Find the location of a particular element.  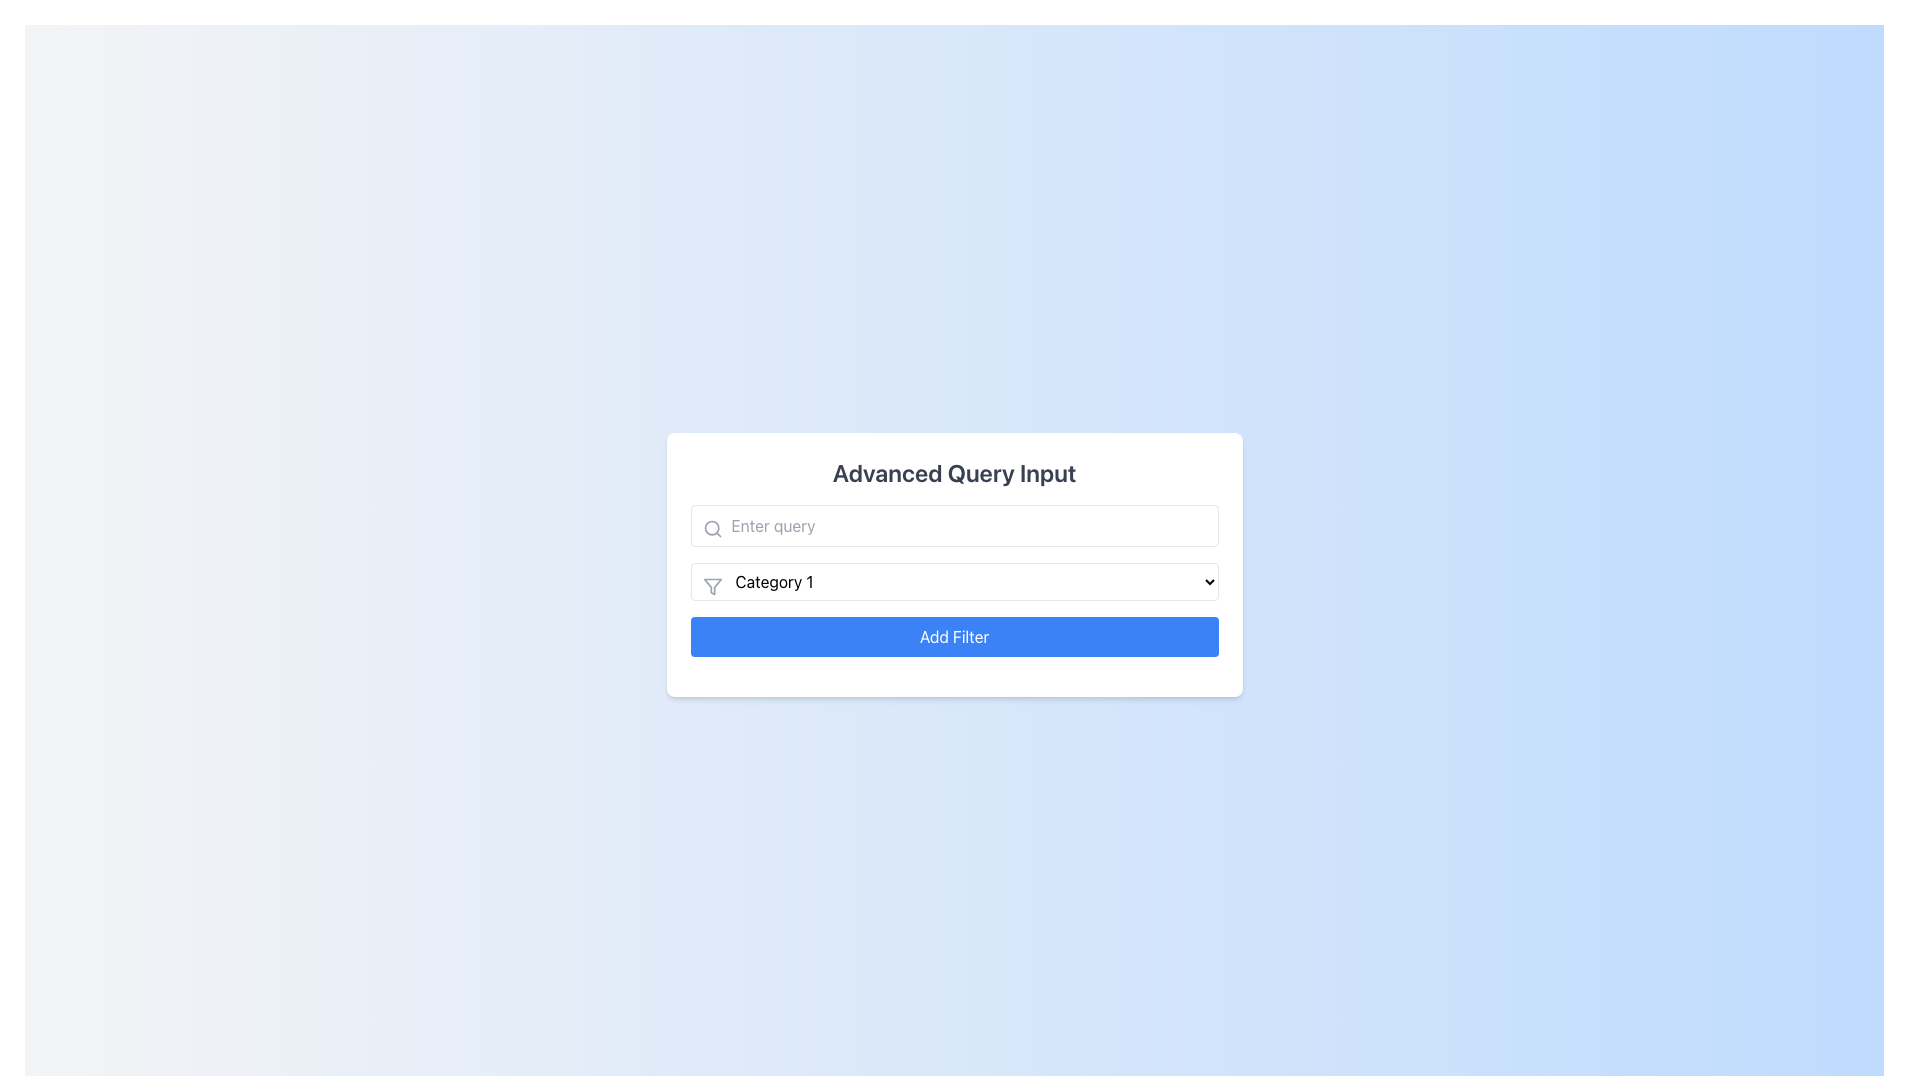

the filtering icon located in the dropdown area of the 'Category 1' selection, which signifies the filtering operation in the interface is located at coordinates (712, 585).